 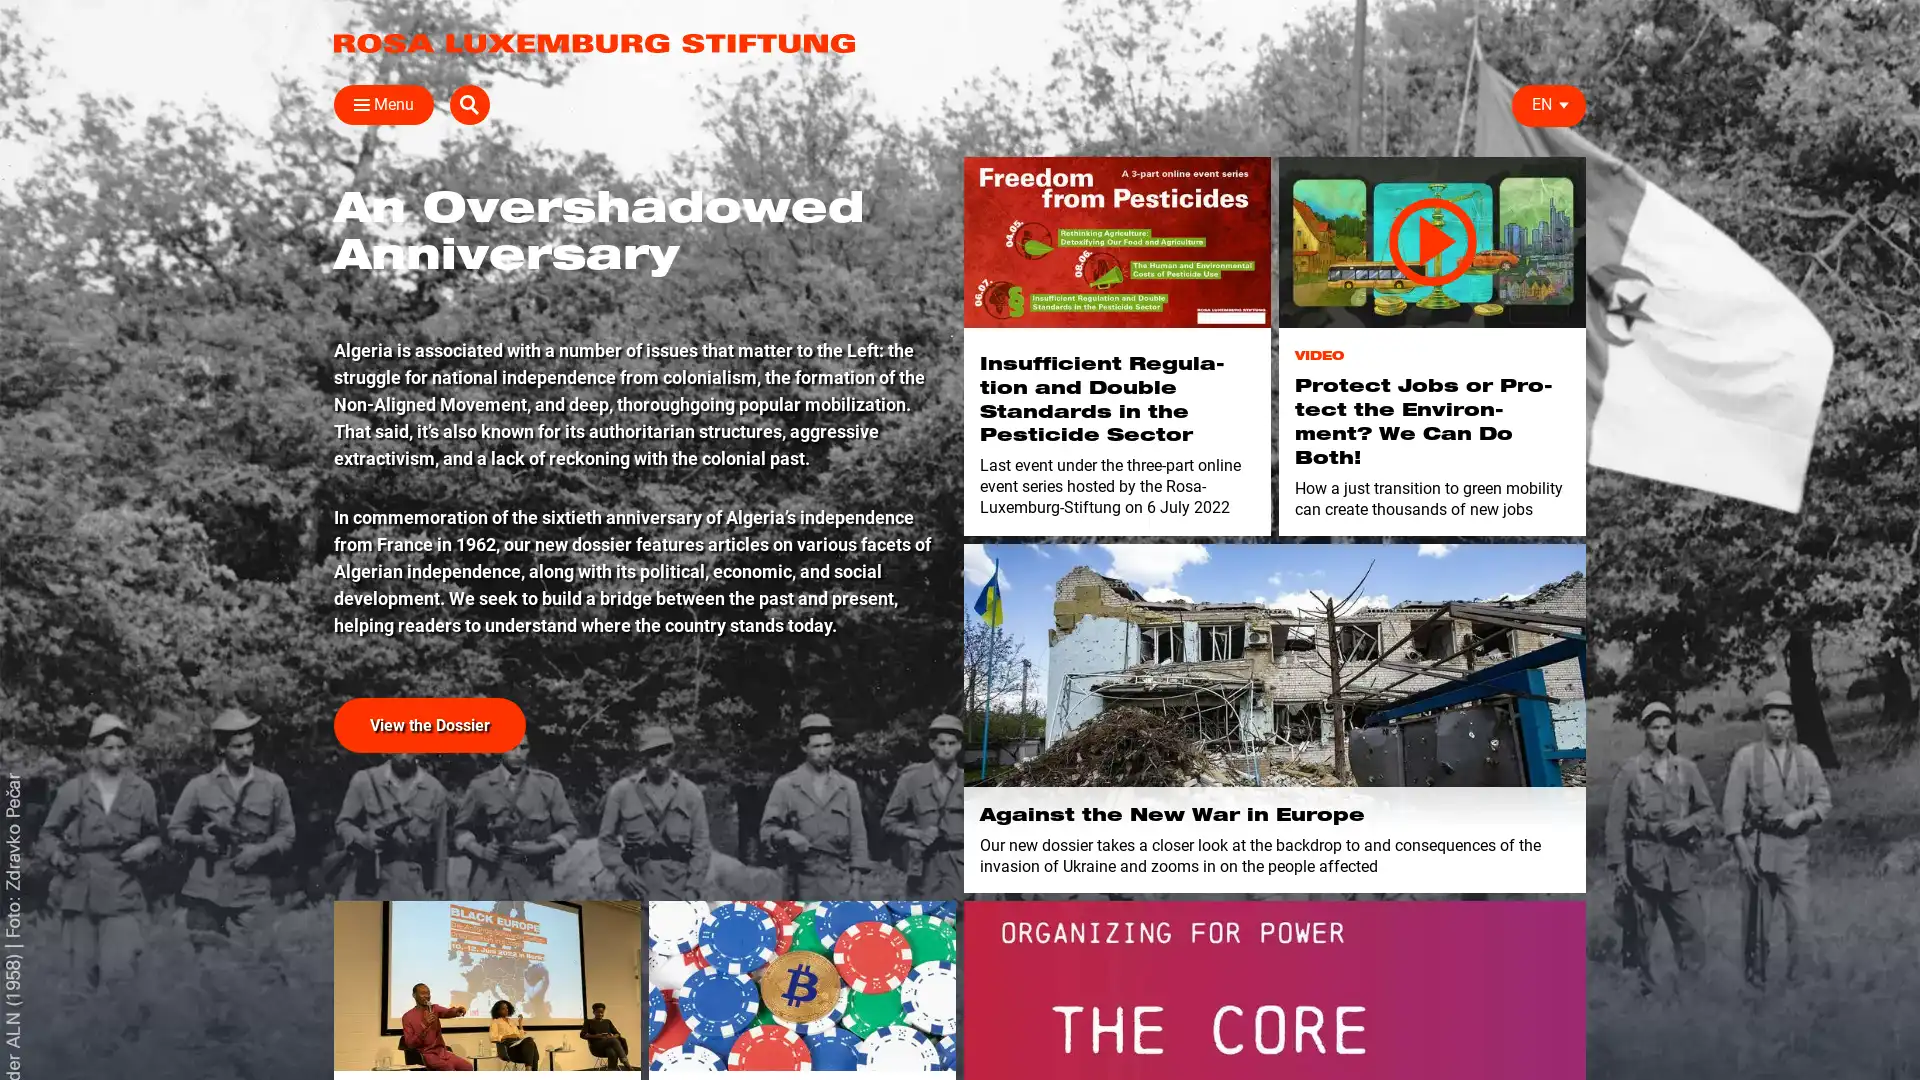 I want to click on Show more / less, so click(x=325, y=235).